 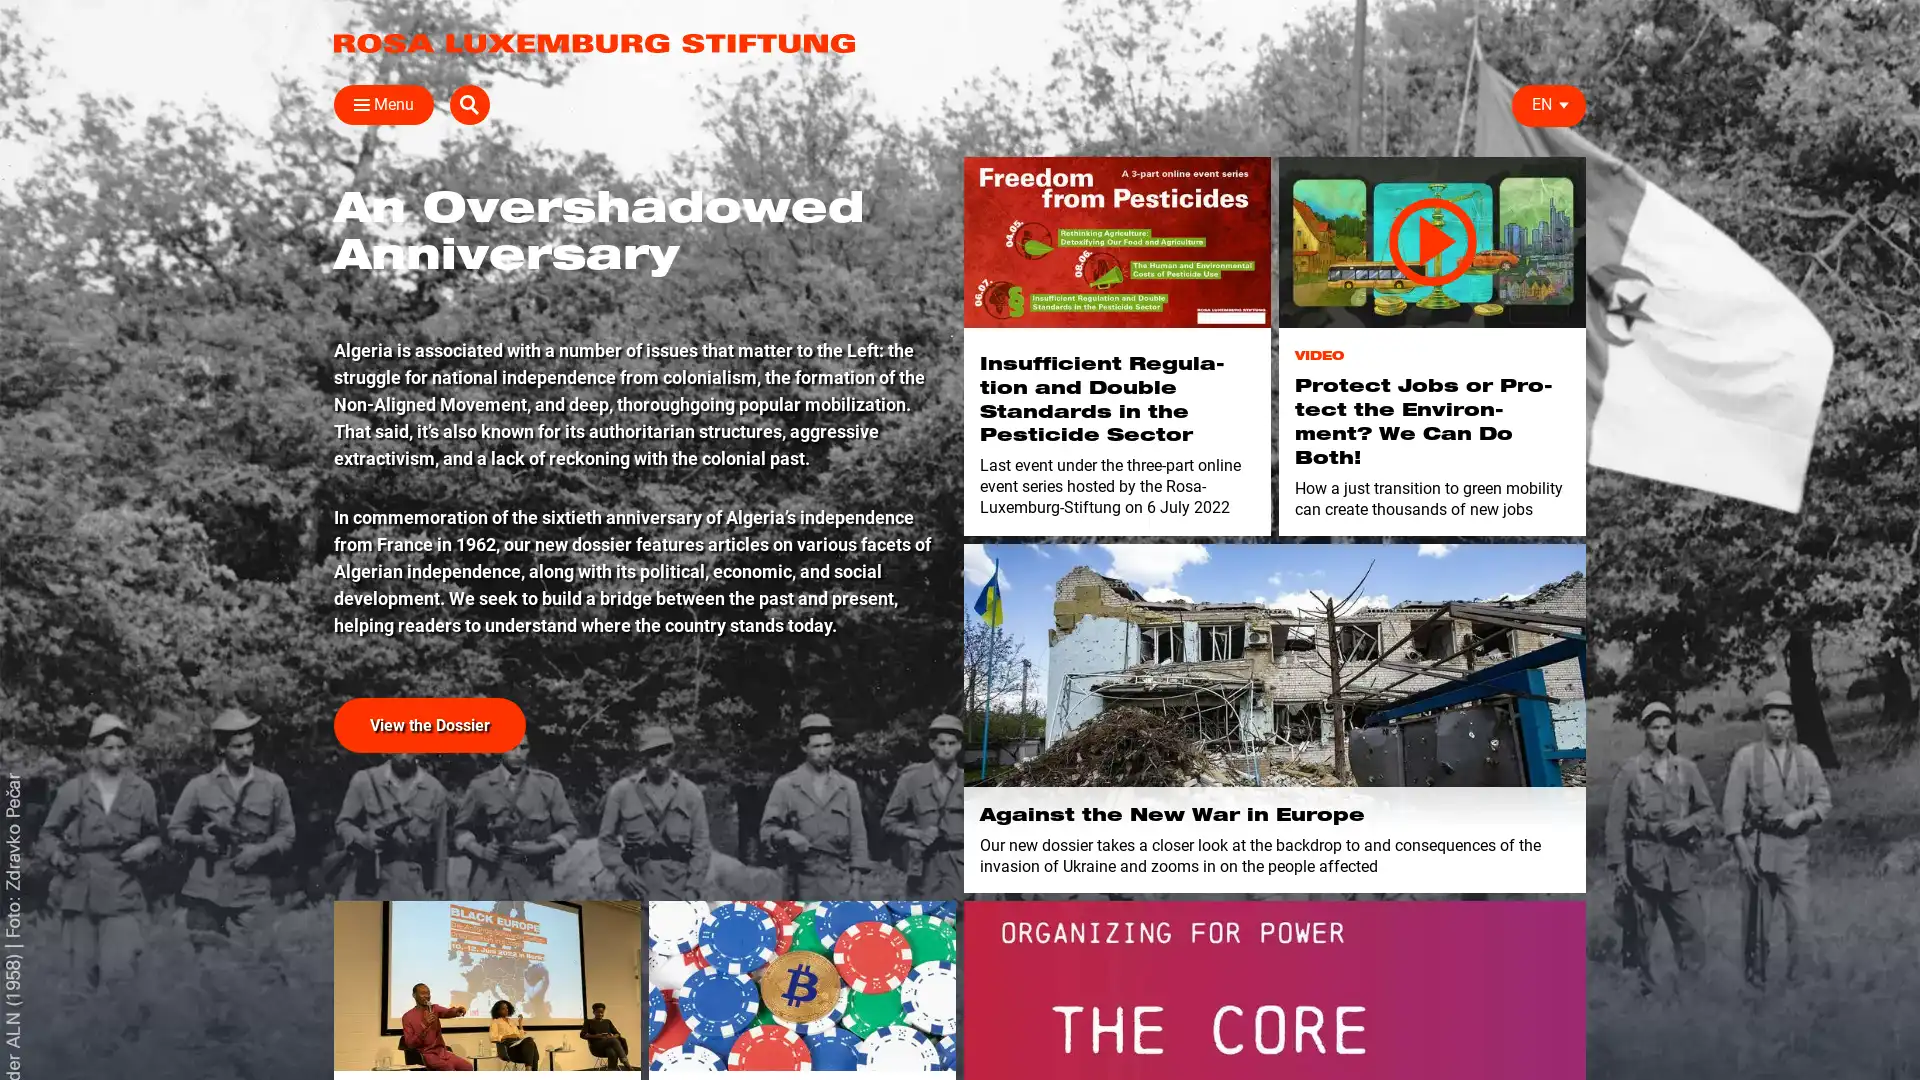 I want to click on Show more / less, so click(x=325, y=235).